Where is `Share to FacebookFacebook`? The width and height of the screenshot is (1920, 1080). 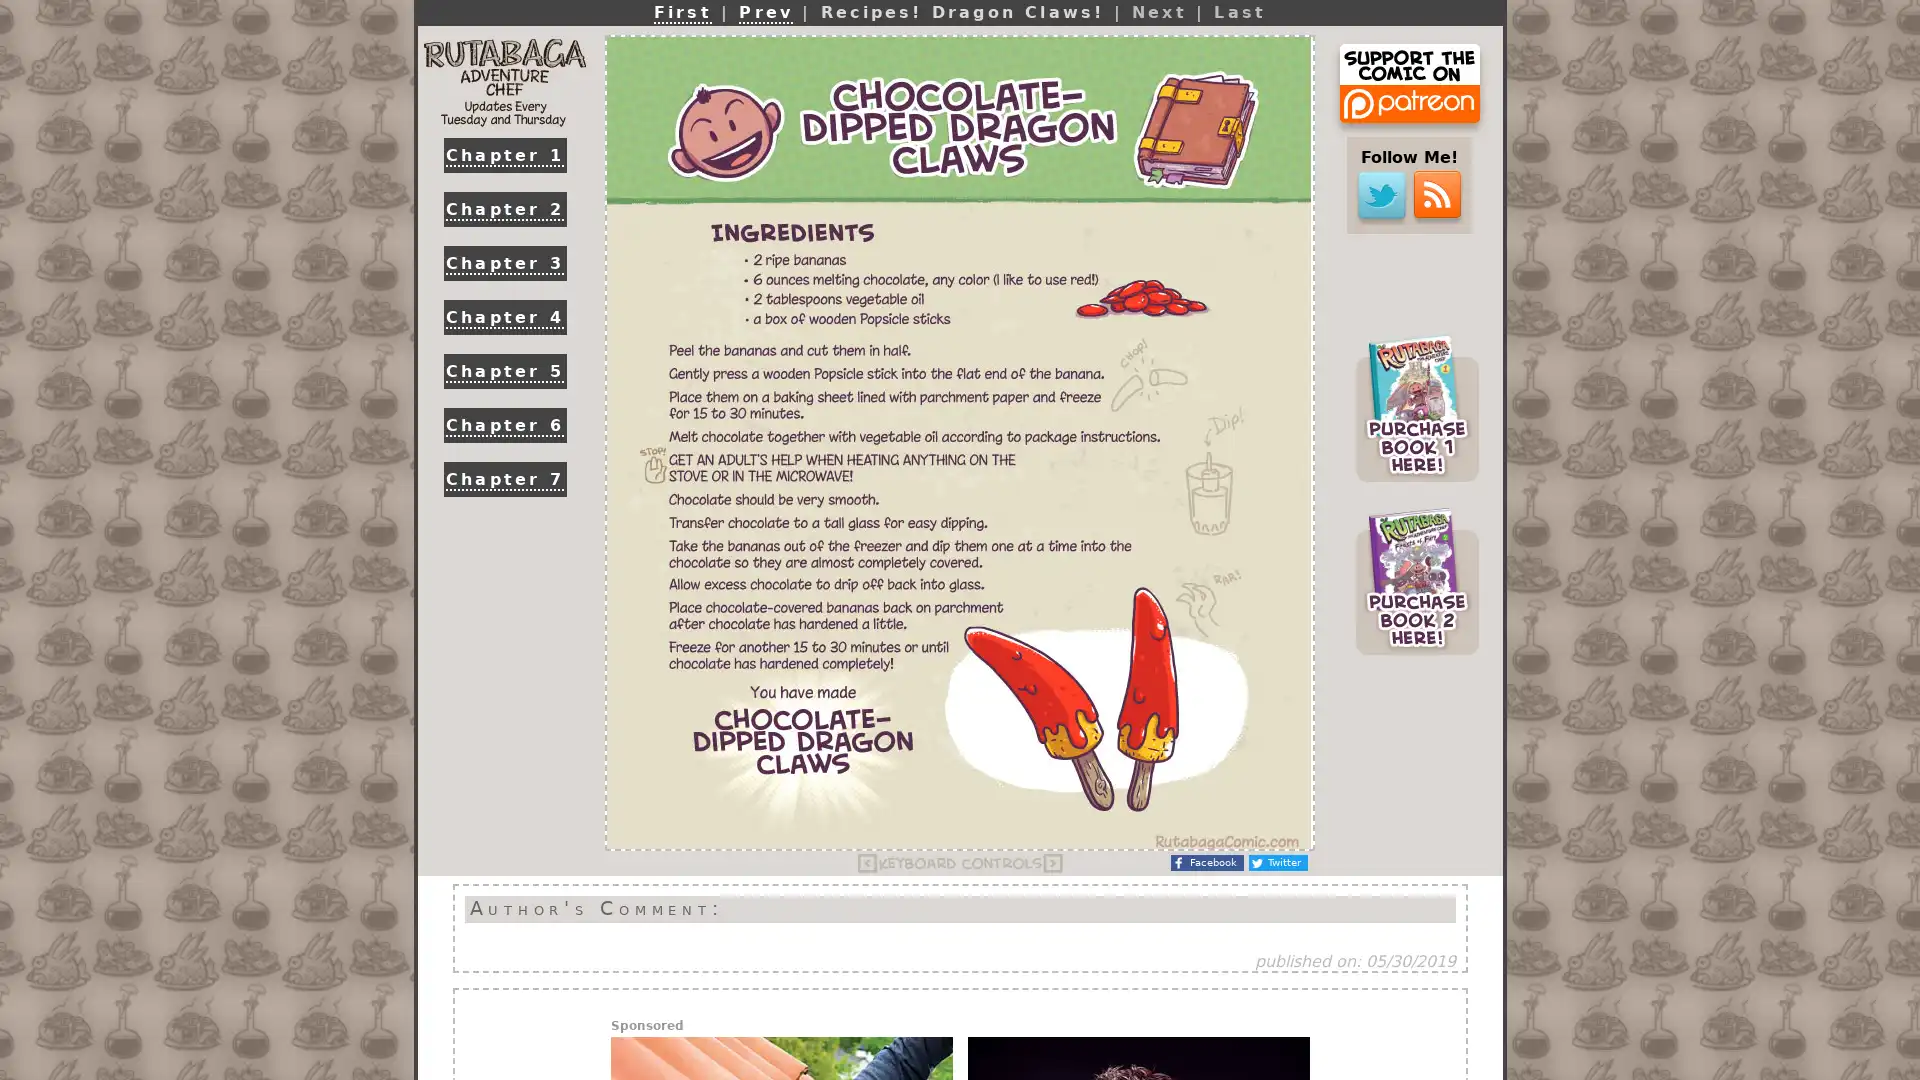 Share to FacebookFacebook is located at coordinates (1206, 862).